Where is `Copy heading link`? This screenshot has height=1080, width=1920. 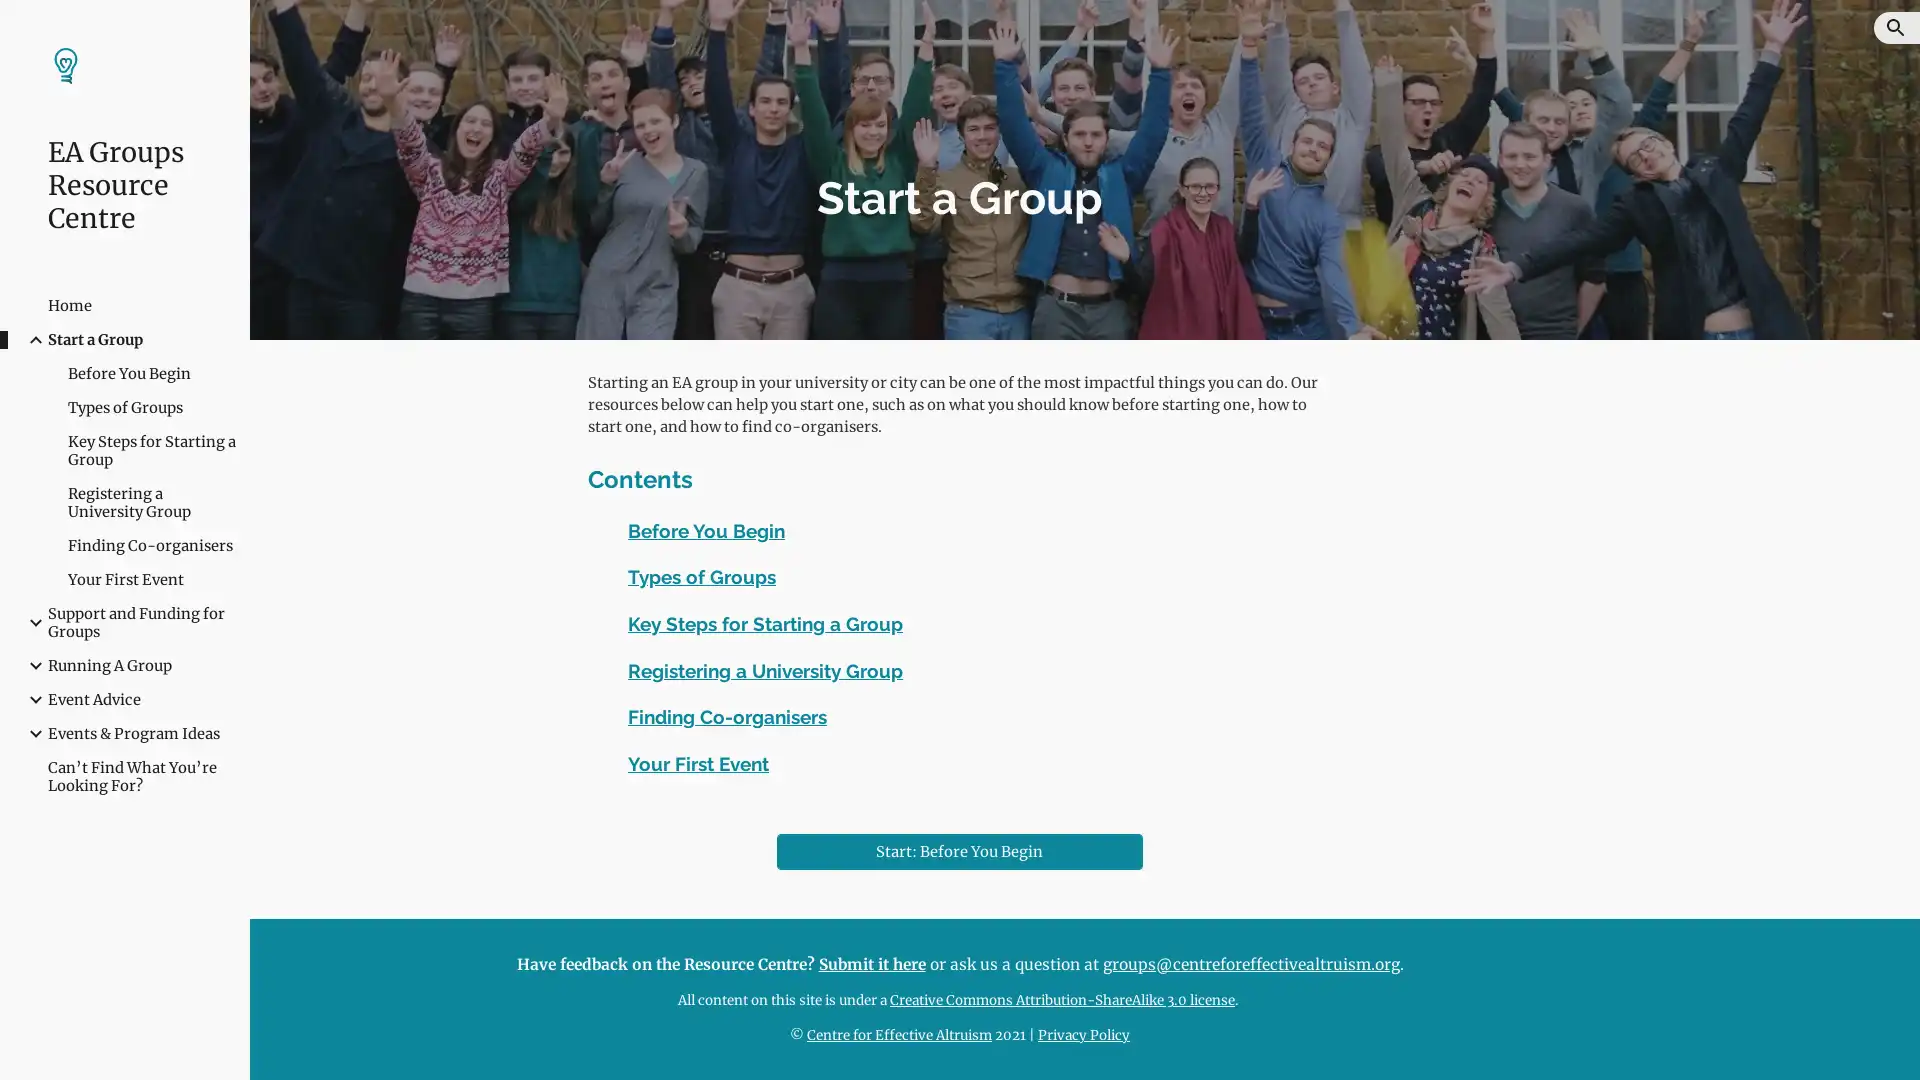 Copy heading link is located at coordinates (1050, 622).